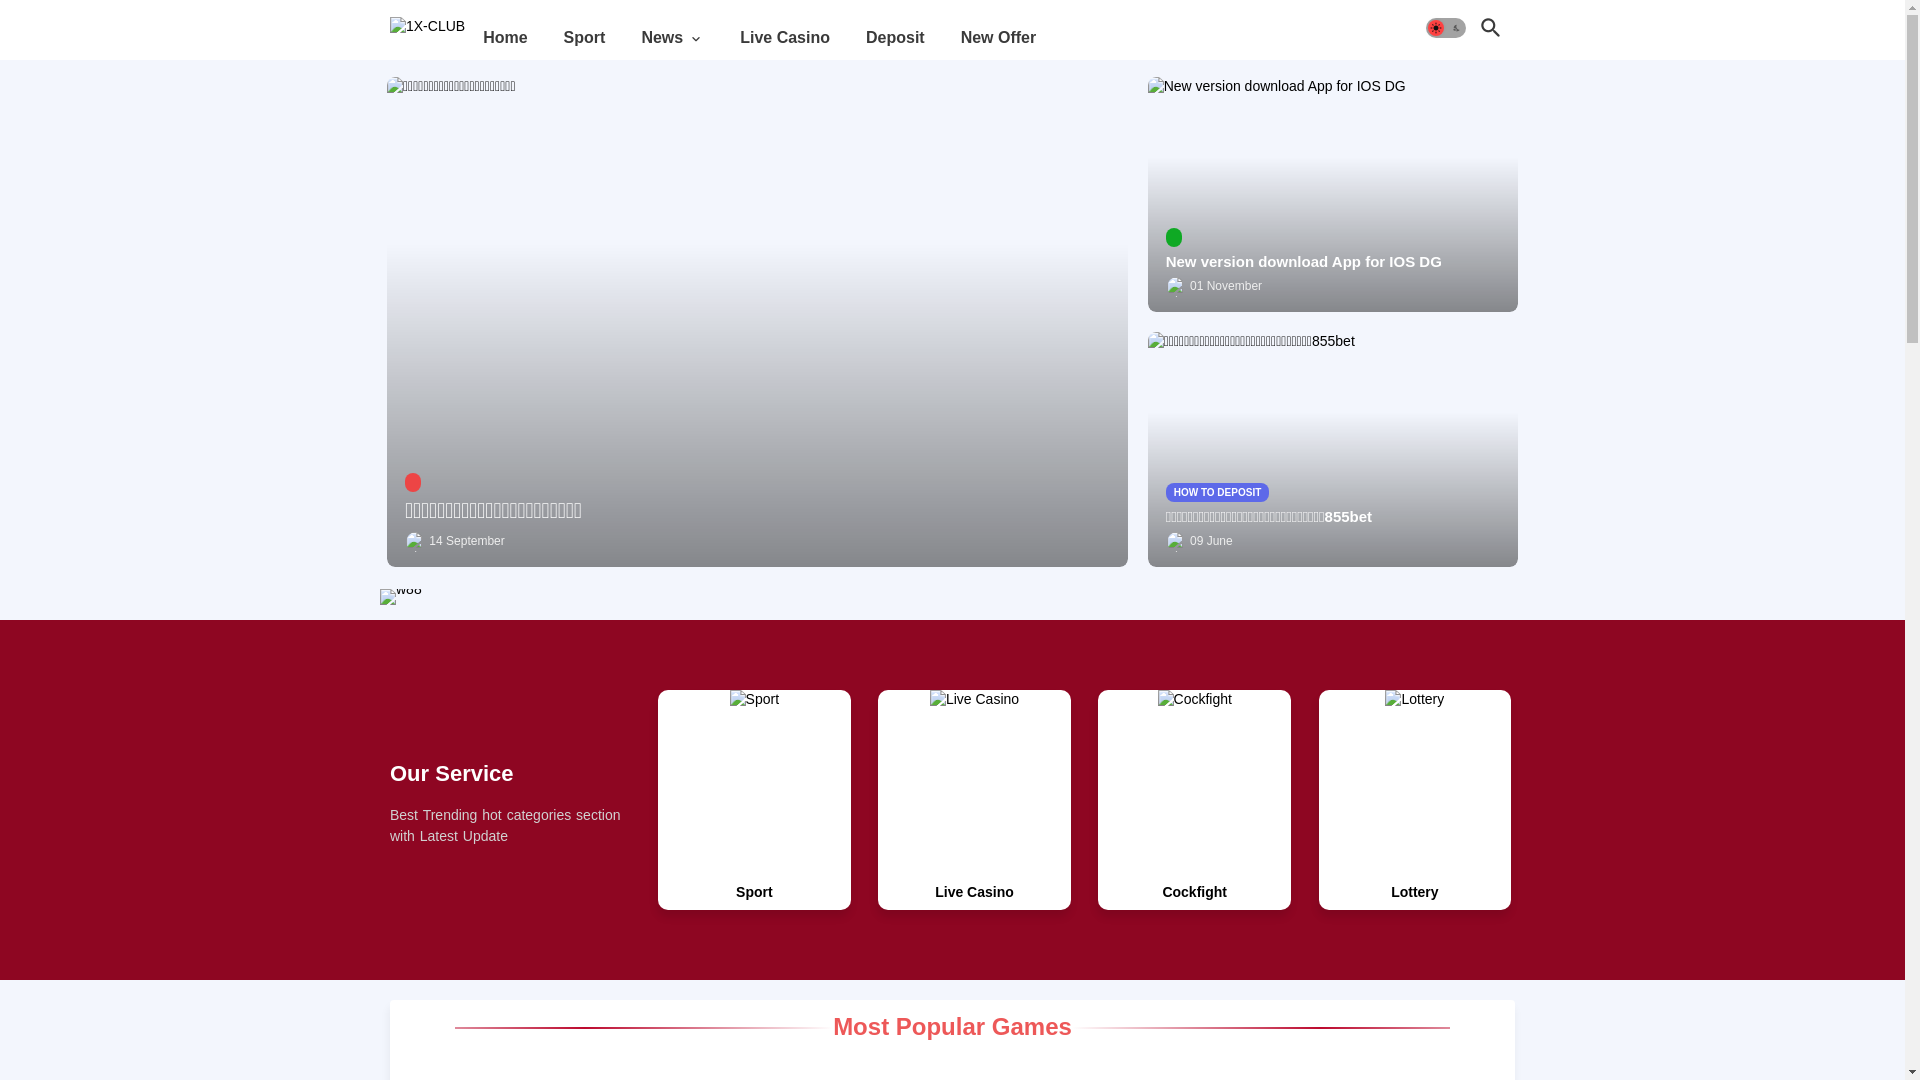 Image resolution: width=1920 pixels, height=1080 pixels. I want to click on 'New Offer', so click(998, 38).